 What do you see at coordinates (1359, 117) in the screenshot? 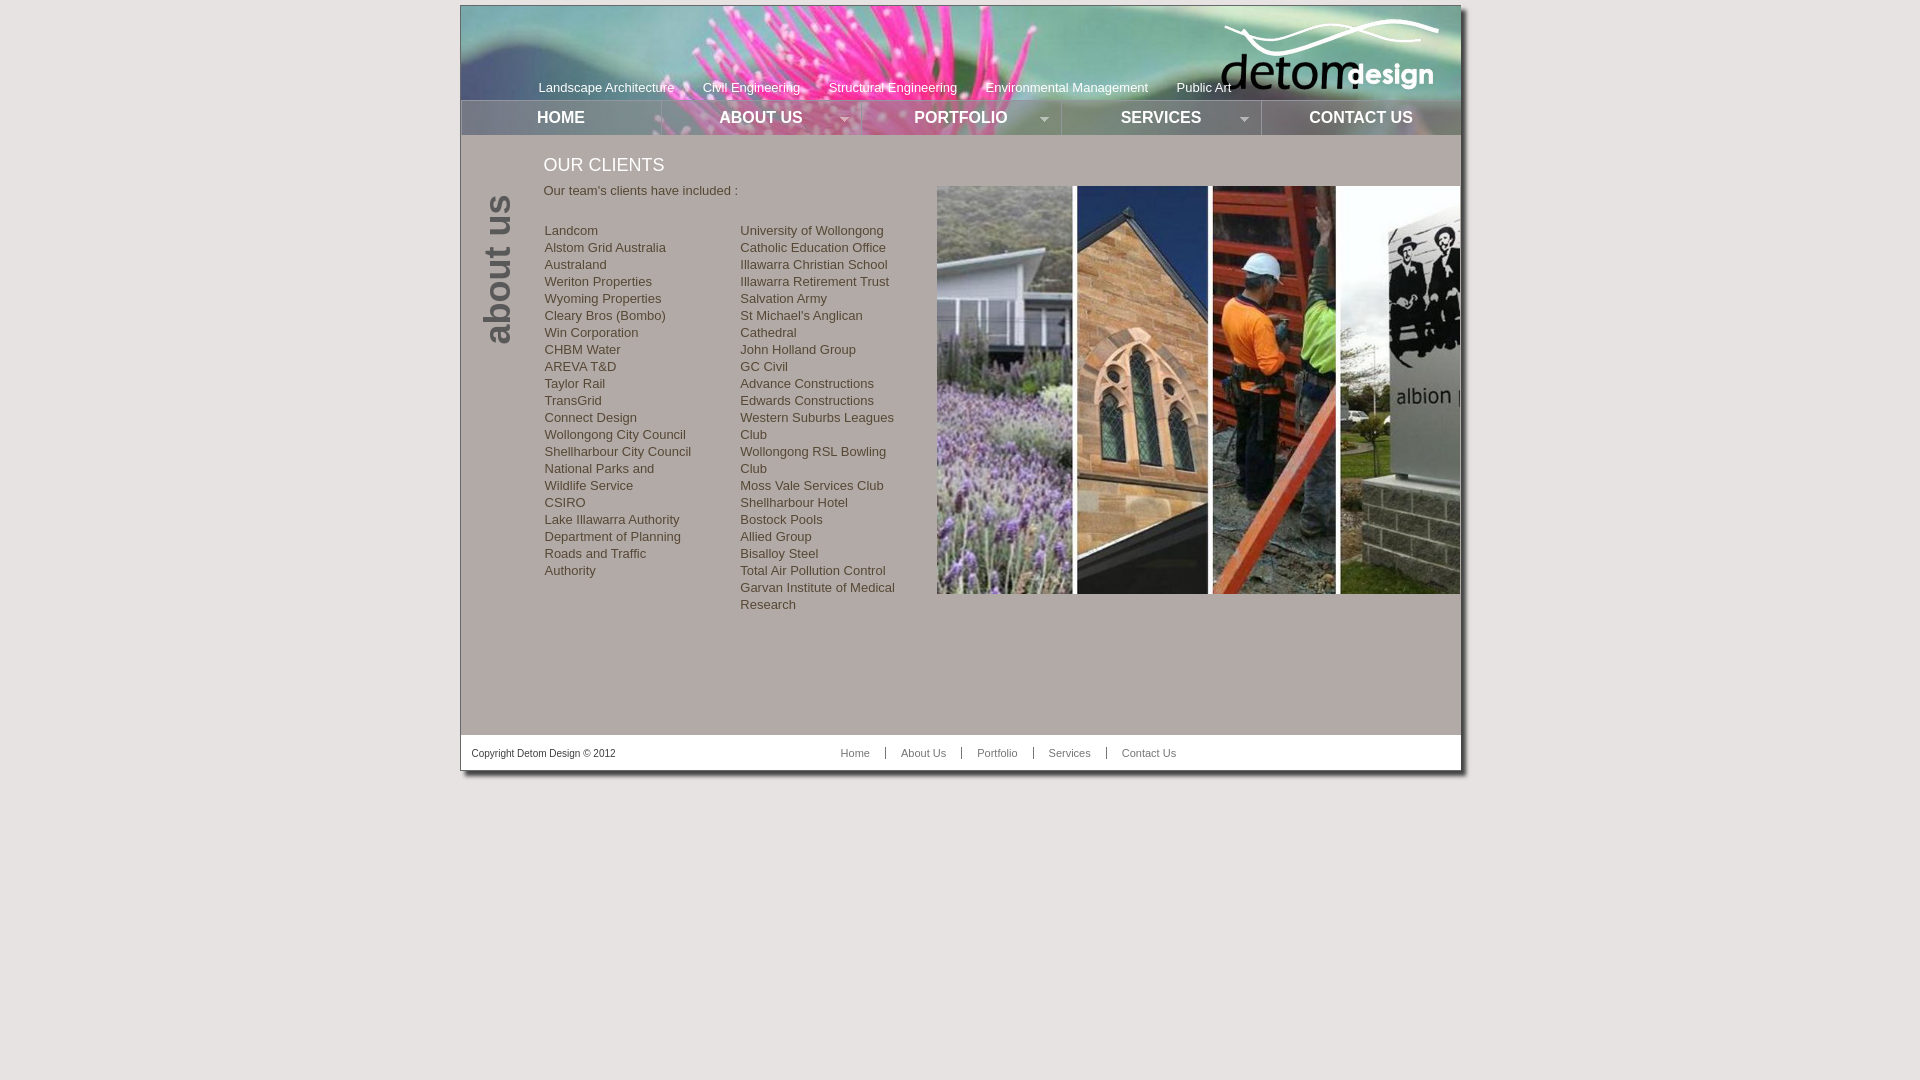
I see `'CONTACT US'` at bounding box center [1359, 117].